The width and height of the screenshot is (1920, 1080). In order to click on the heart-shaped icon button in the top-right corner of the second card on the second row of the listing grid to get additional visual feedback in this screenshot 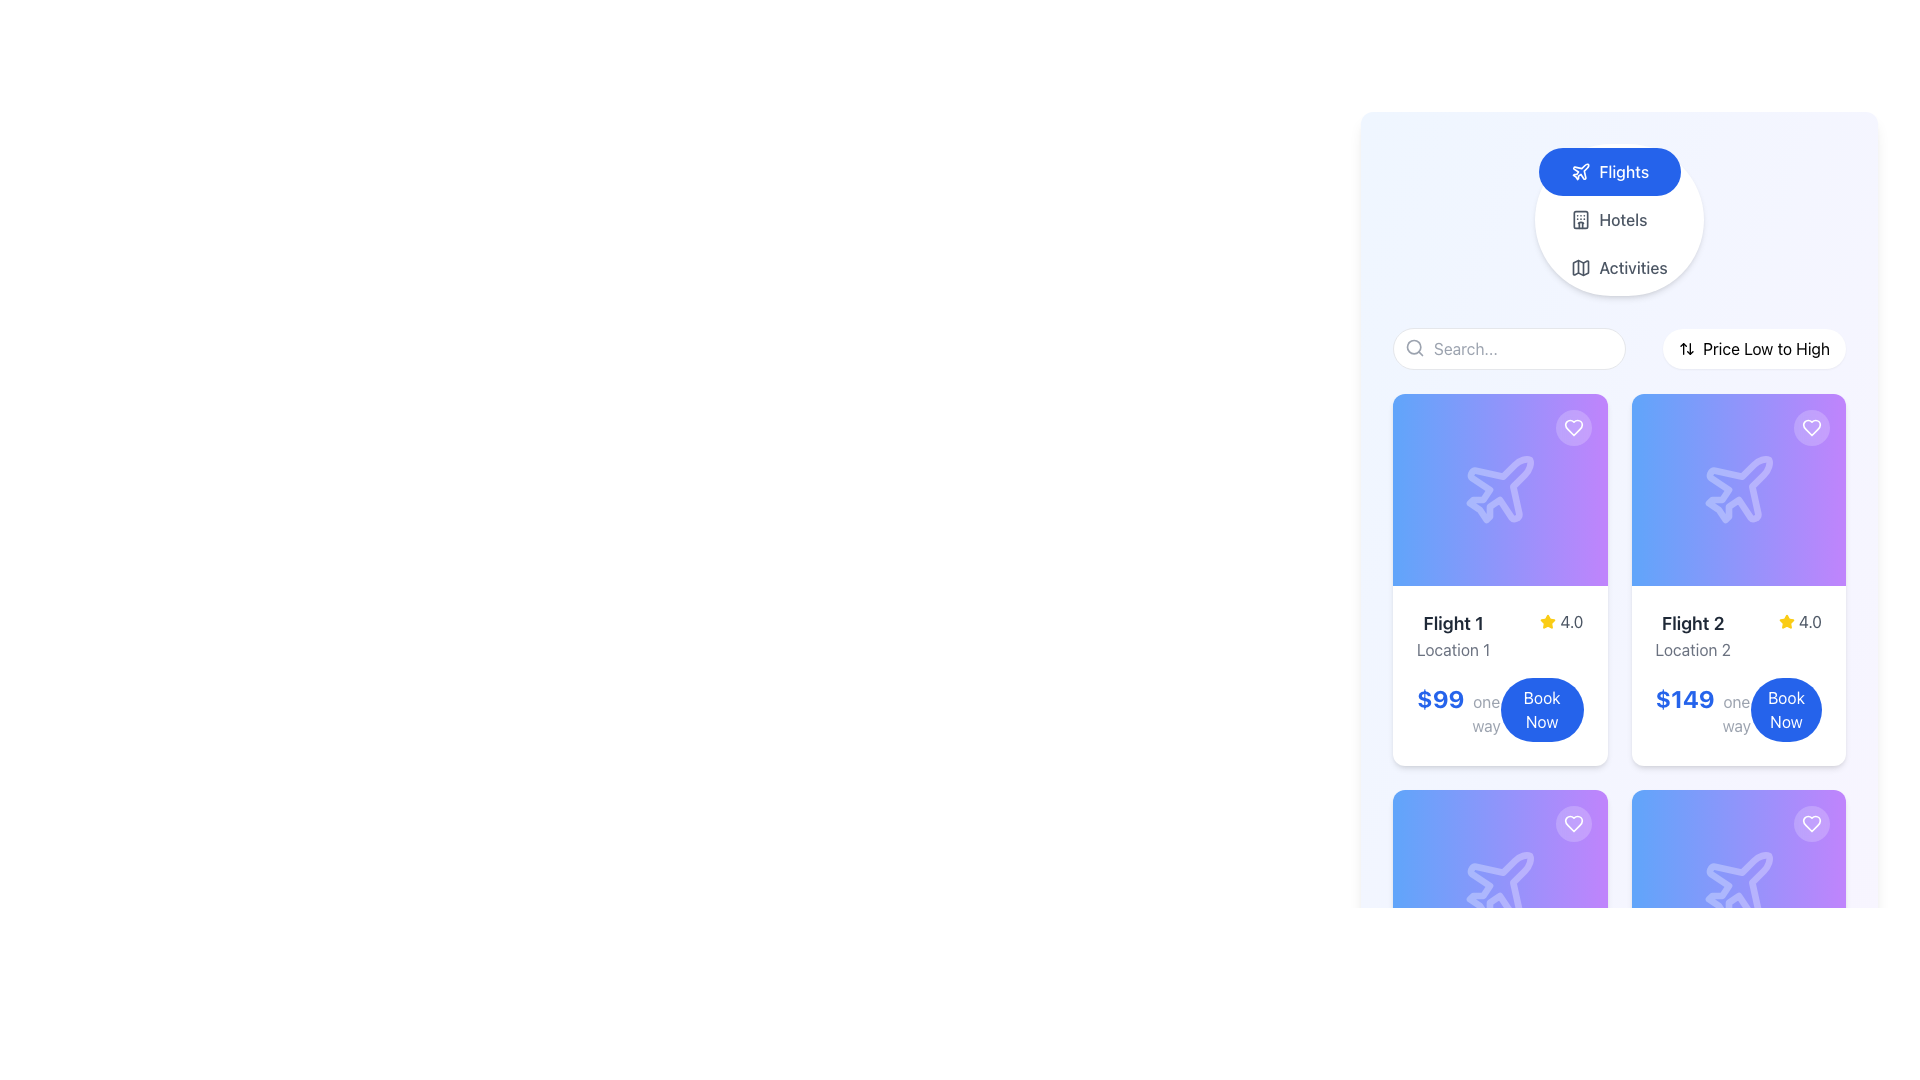, I will do `click(1811, 427)`.